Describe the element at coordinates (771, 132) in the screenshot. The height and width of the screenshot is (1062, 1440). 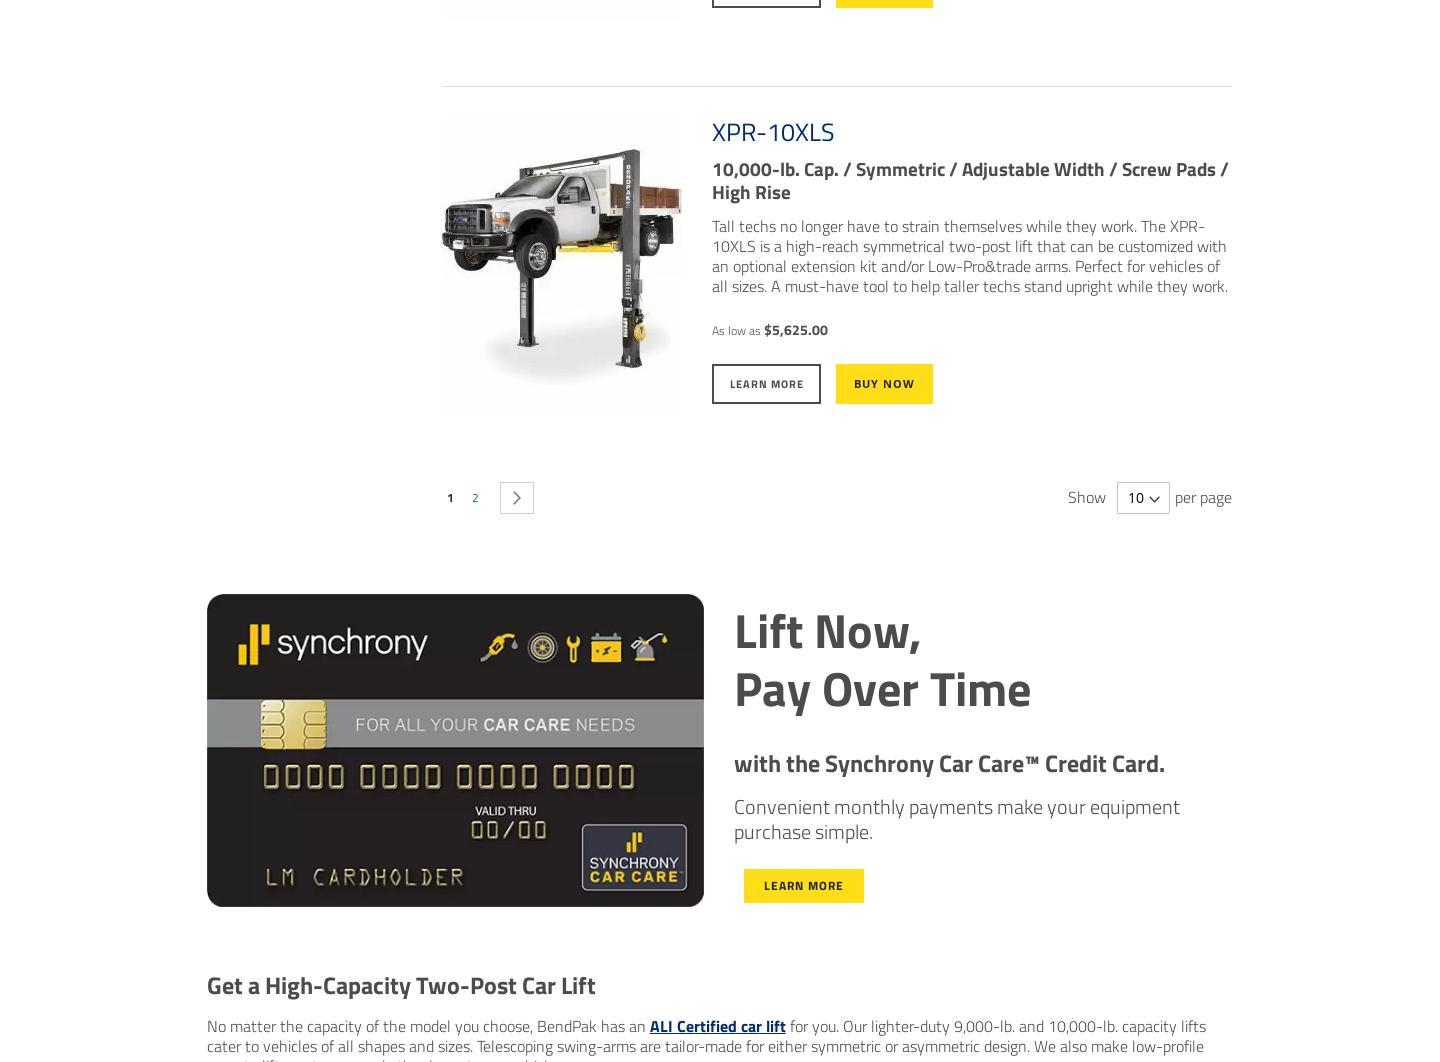
I see `'XPR-10XLS'` at that location.